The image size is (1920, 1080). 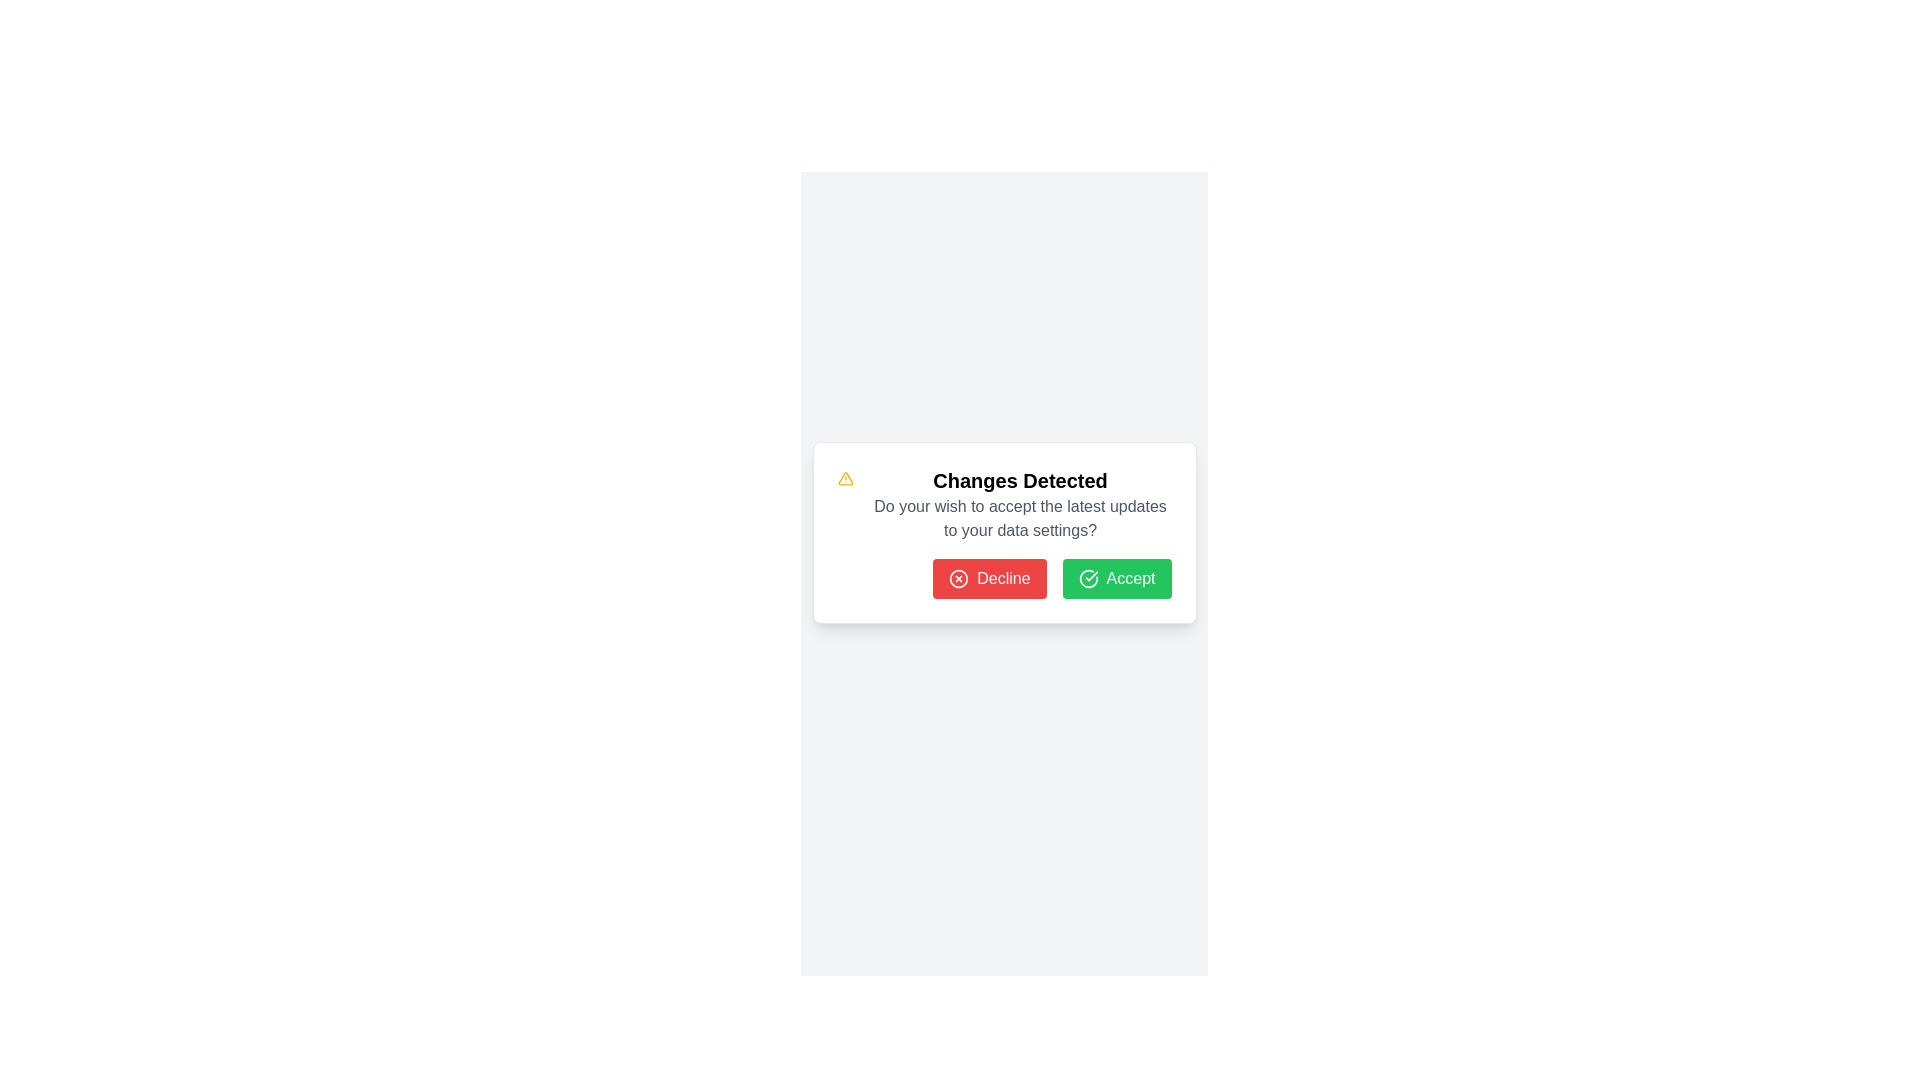 What do you see at coordinates (1020, 481) in the screenshot?
I see `the Text Label that serves as the title or header for the notification card, positioned centrally at the top of the notification card, above the descriptive paragraph and buttons` at bounding box center [1020, 481].